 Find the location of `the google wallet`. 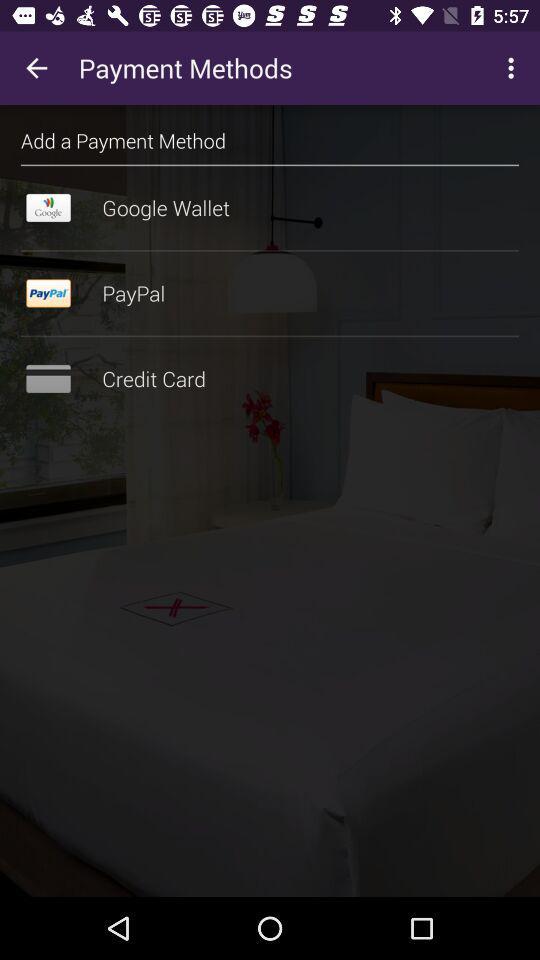

the google wallet is located at coordinates (270, 208).